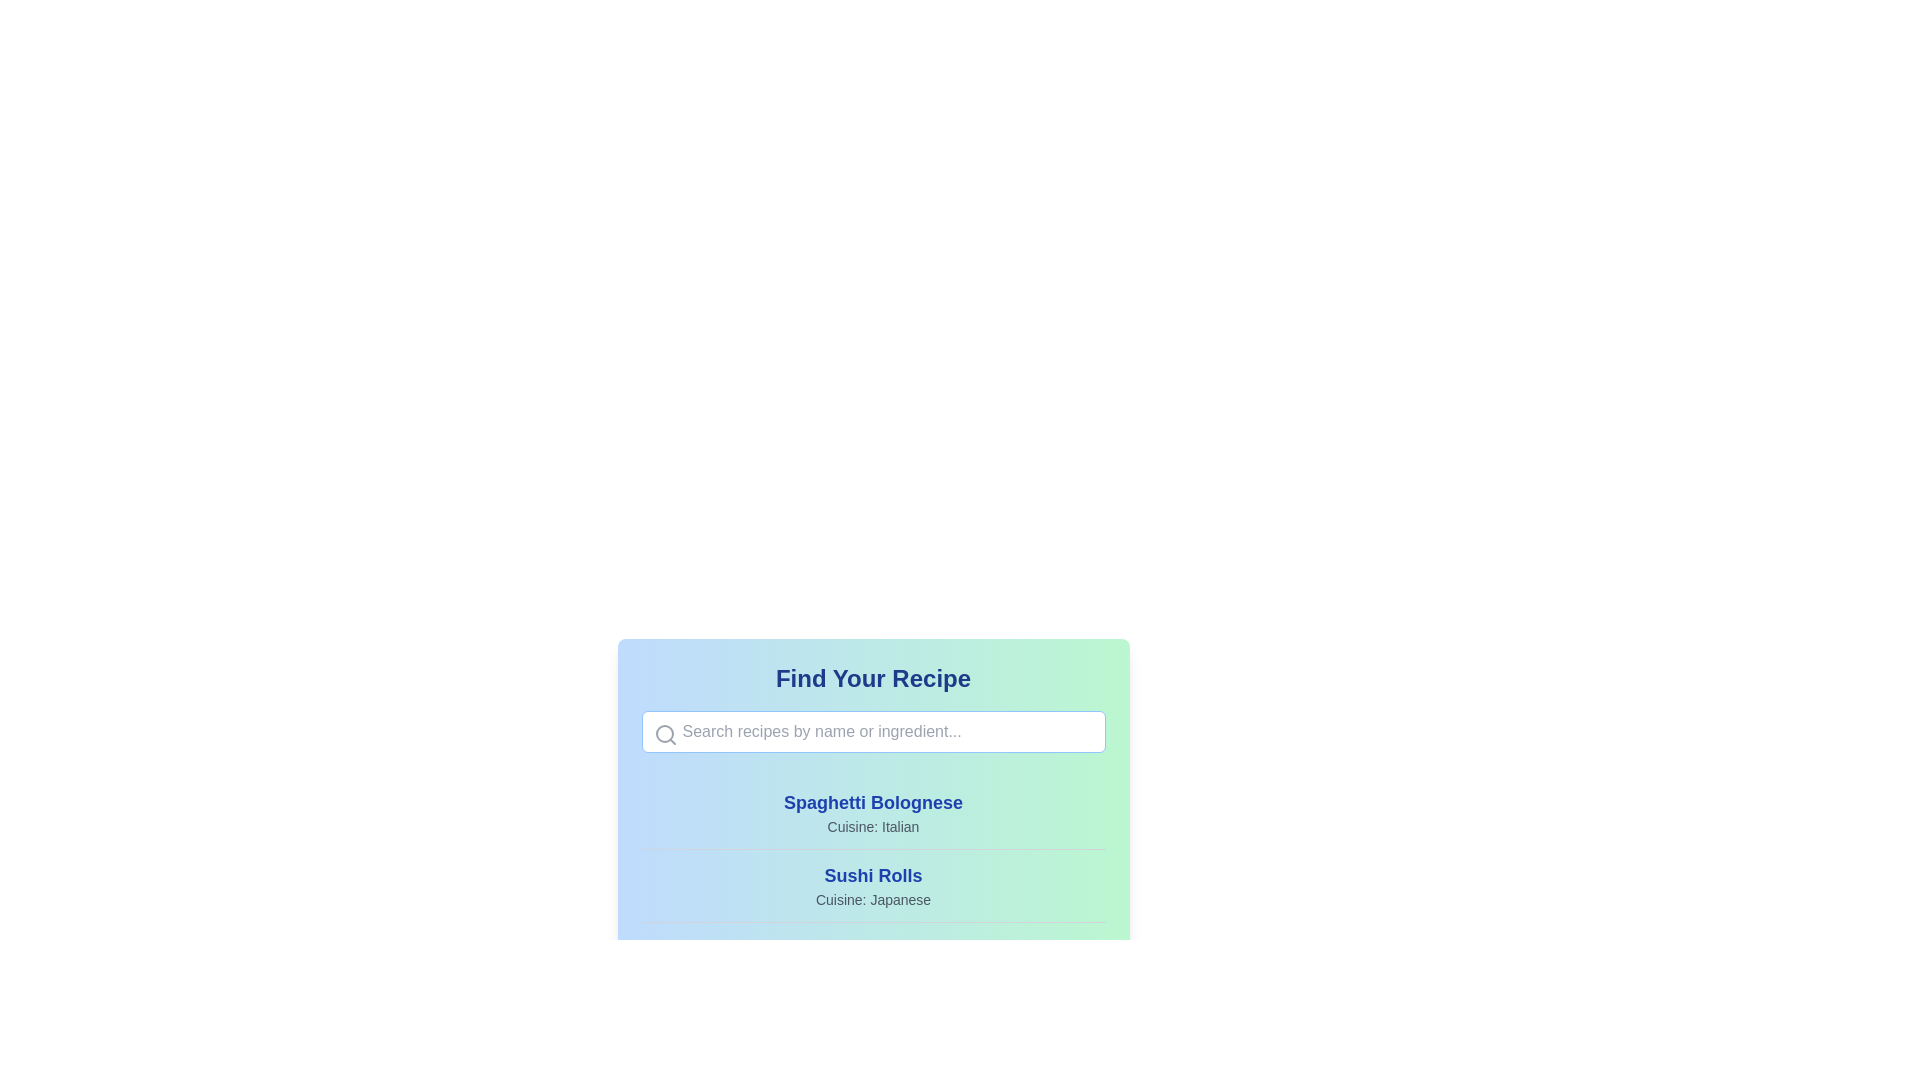 This screenshot has height=1080, width=1920. Describe the element at coordinates (873, 813) in the screenshot. I see `the first list item displaying 'Spaghetti Bolognese' to change its background color` at that location.